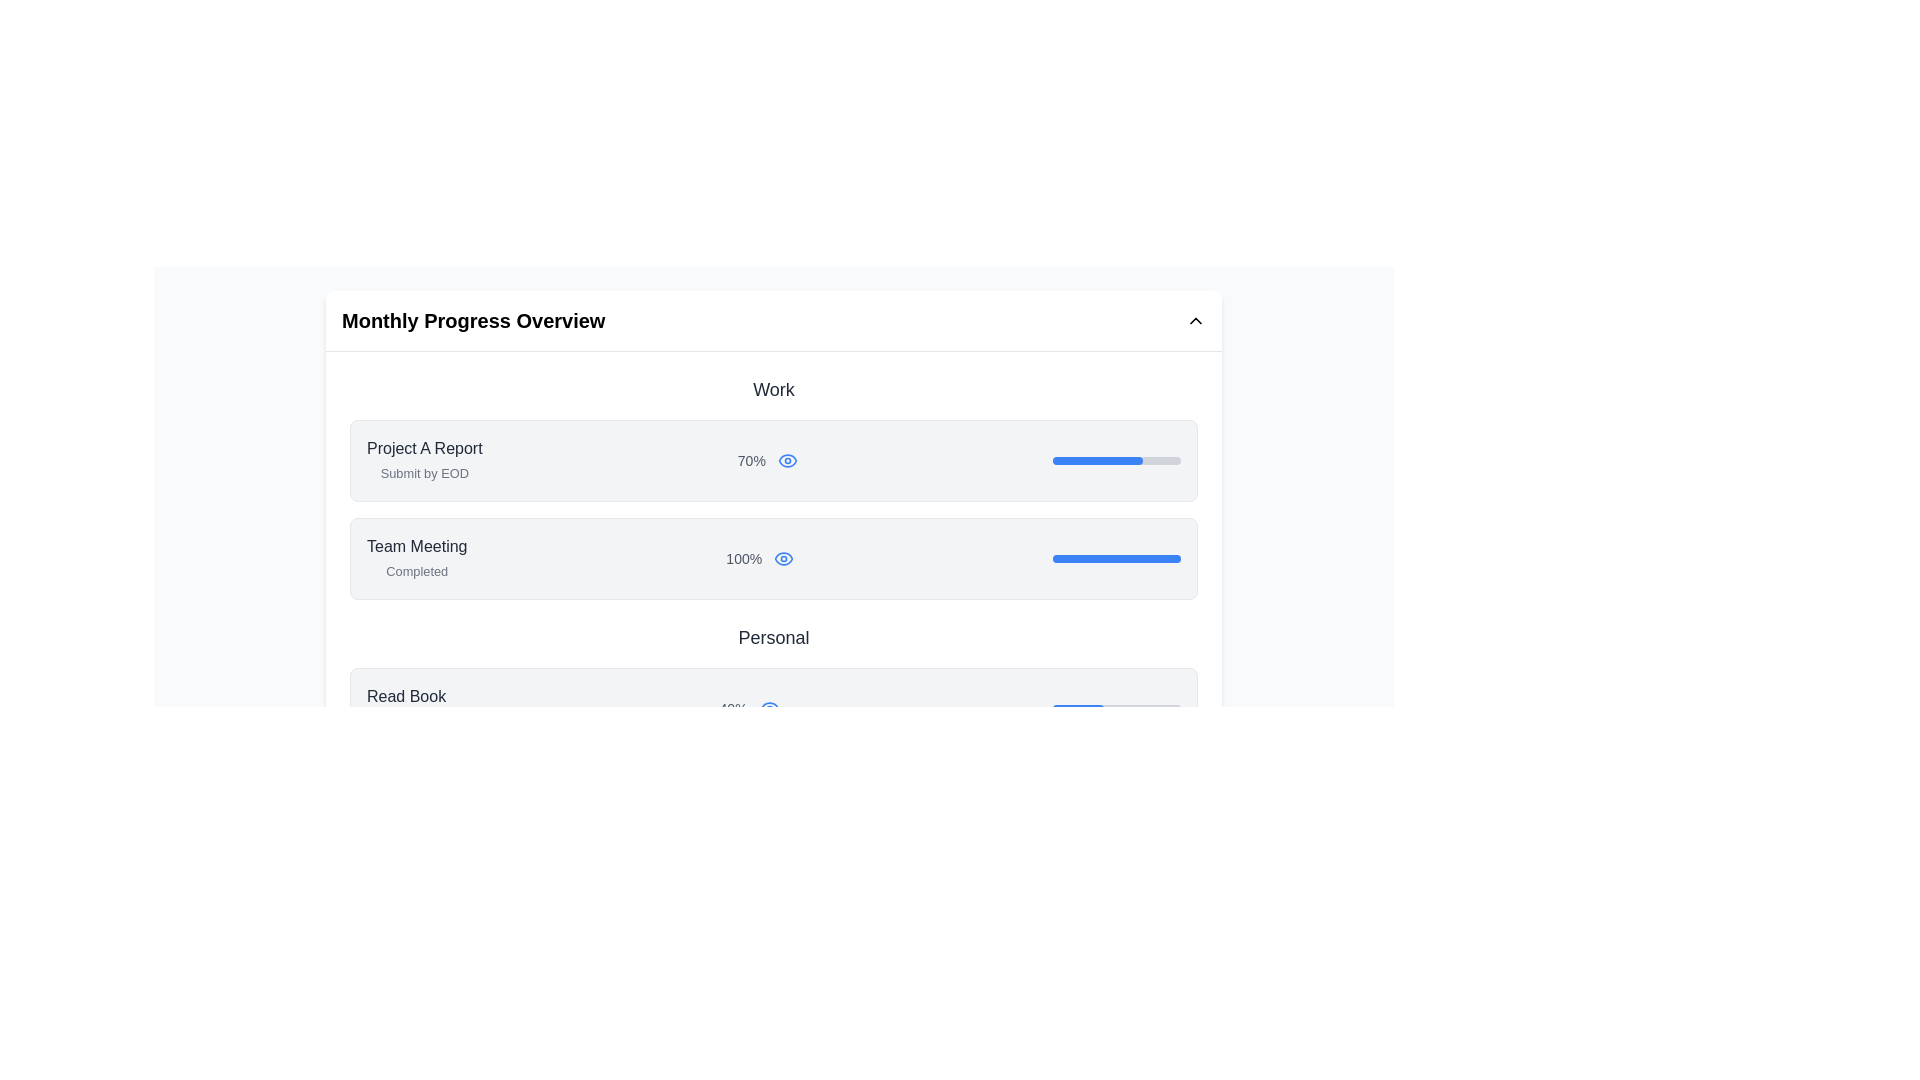 This screenshot has height=1080, width=1920. I want to click on the text with icon indicating the percentage value for 'Project A Report', which provides access to a visual preview or status view, so click(766, 461).